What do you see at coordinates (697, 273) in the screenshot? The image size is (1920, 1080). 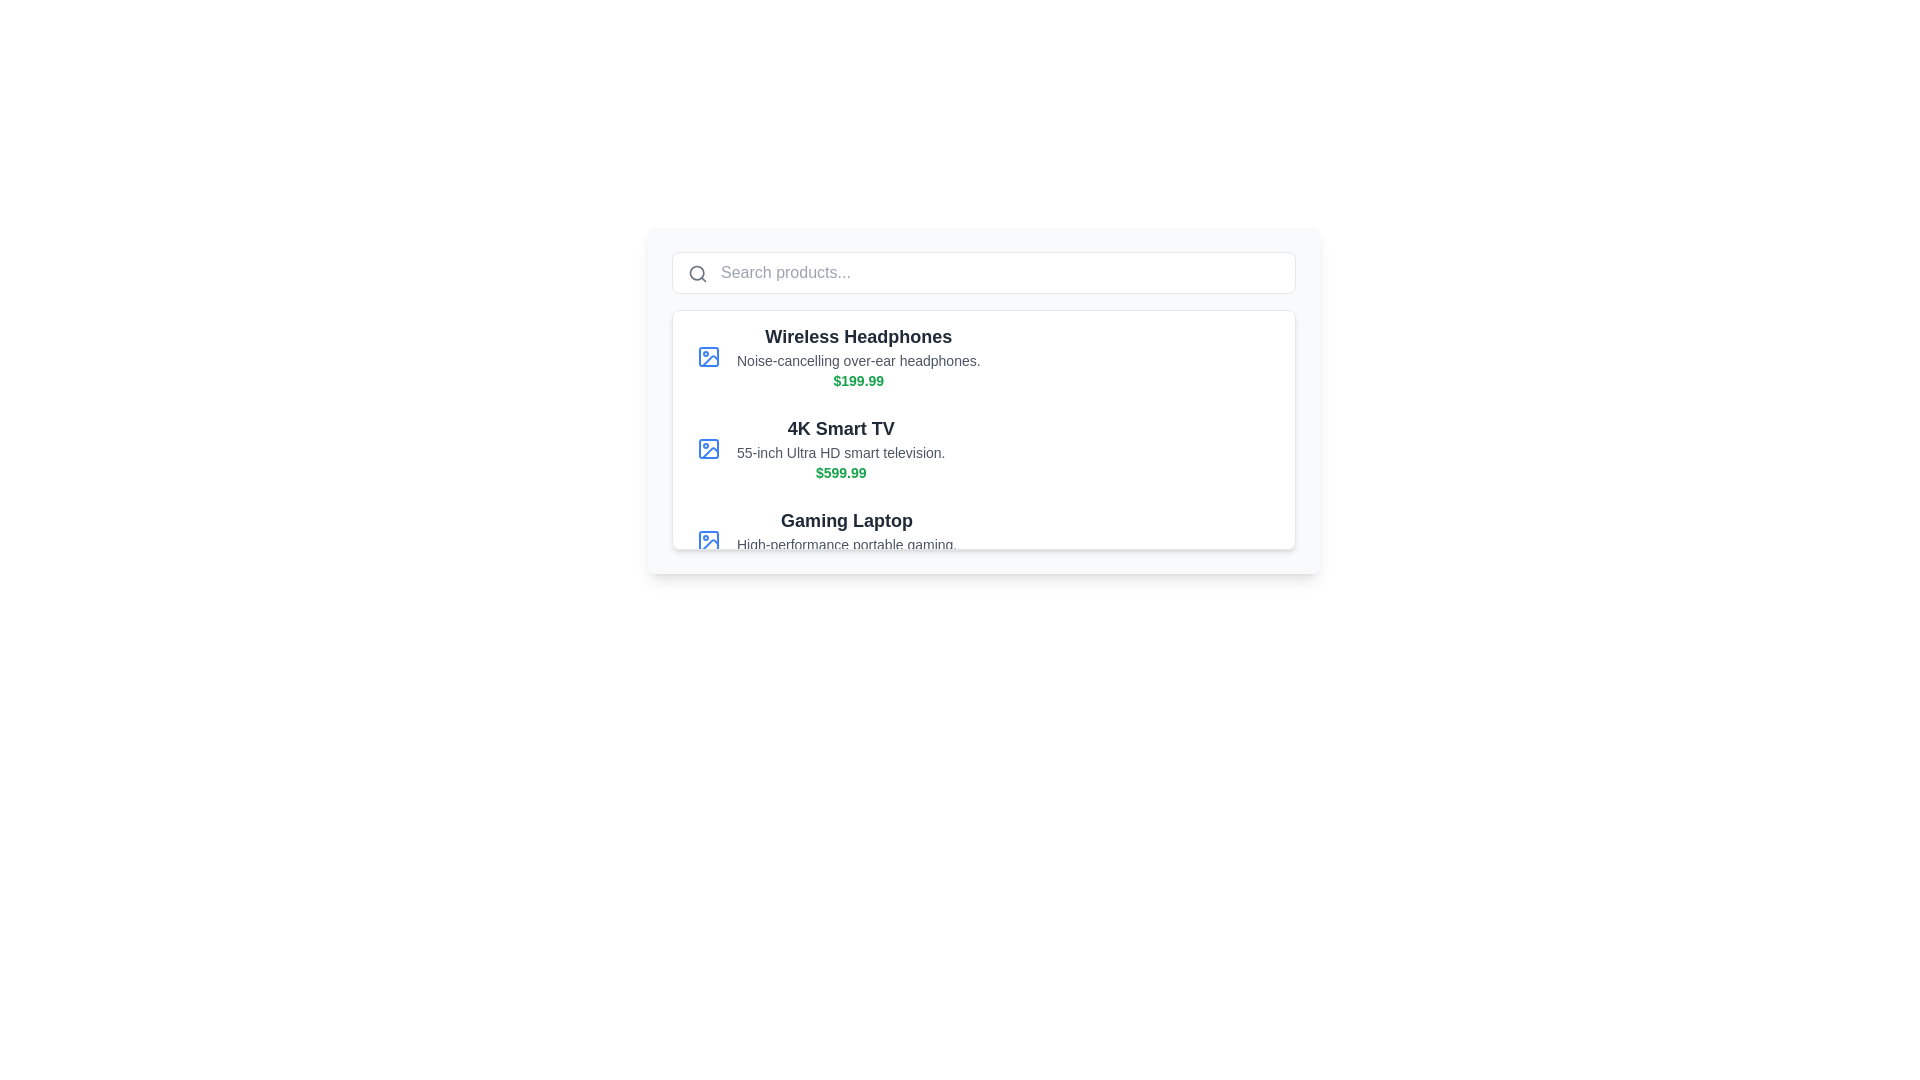 I see `the magnifying glass icon located at the far left of the search input field` at bounding box center [697, 273].